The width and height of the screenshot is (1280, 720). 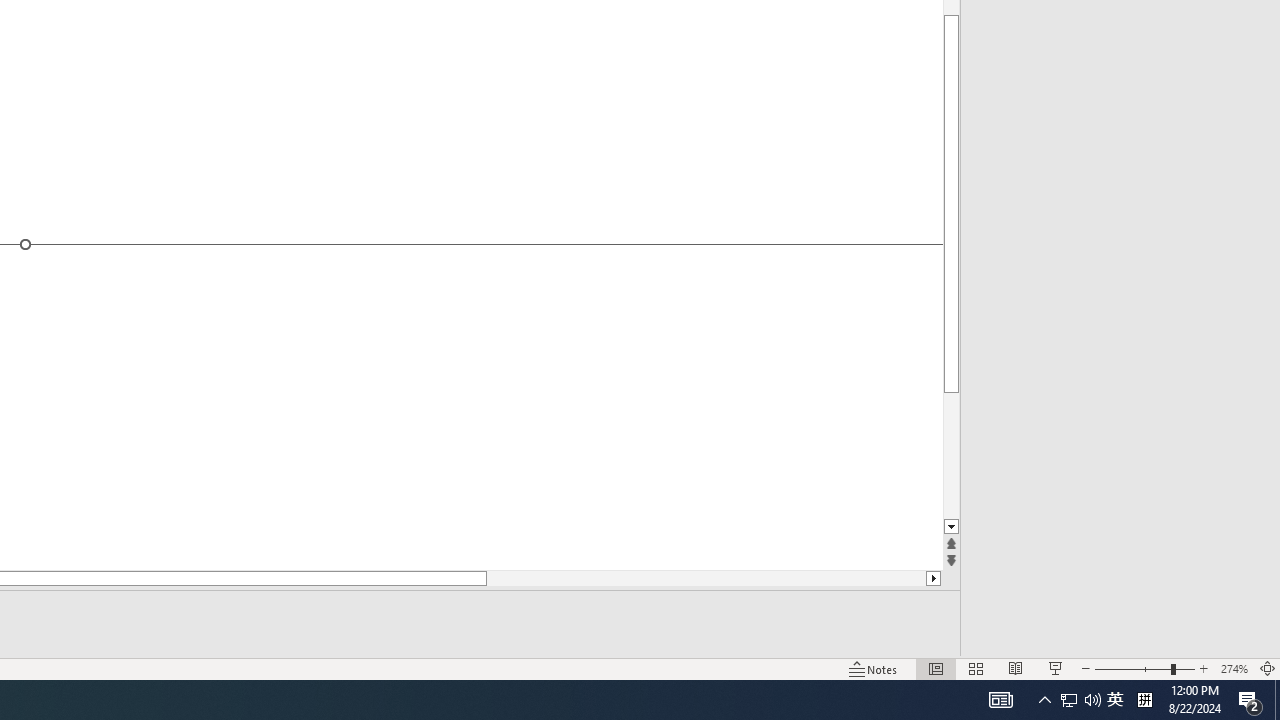 I want to click on 'Zoom 274%', so click(x=1233, y=669).